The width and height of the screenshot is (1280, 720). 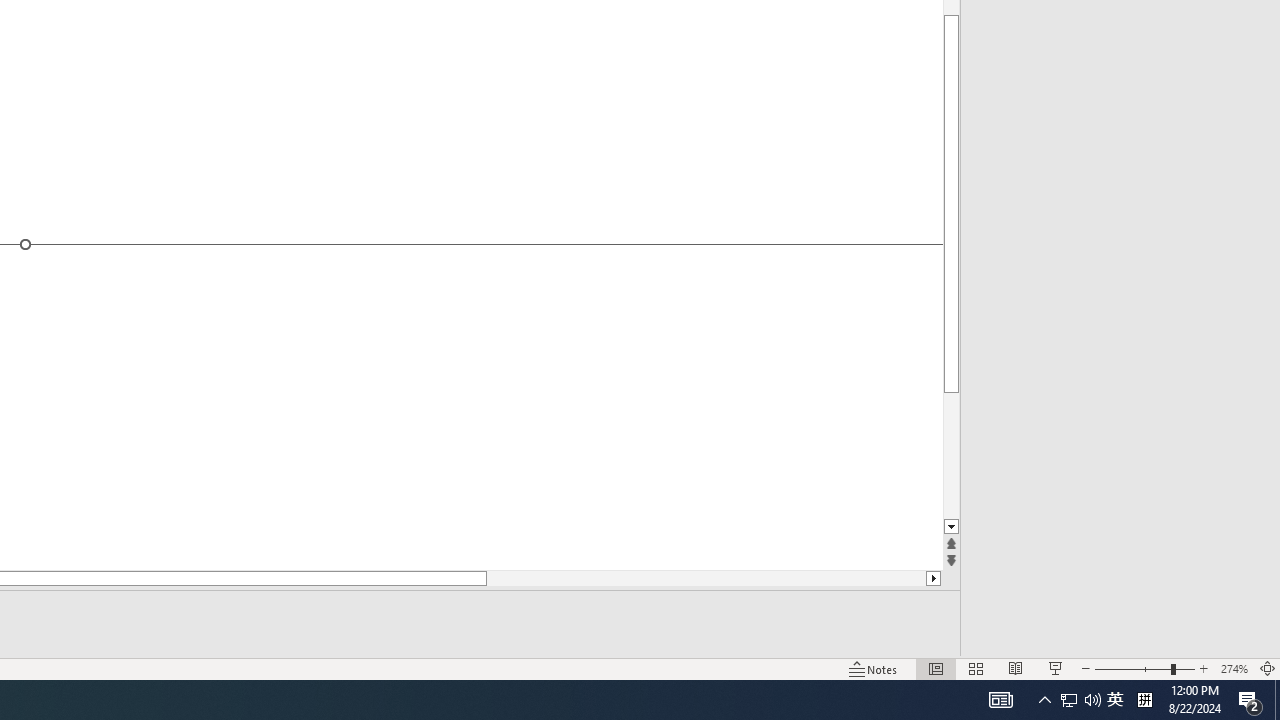 I want to click on 'Zoom 274%', so click(x=1233, y=669).